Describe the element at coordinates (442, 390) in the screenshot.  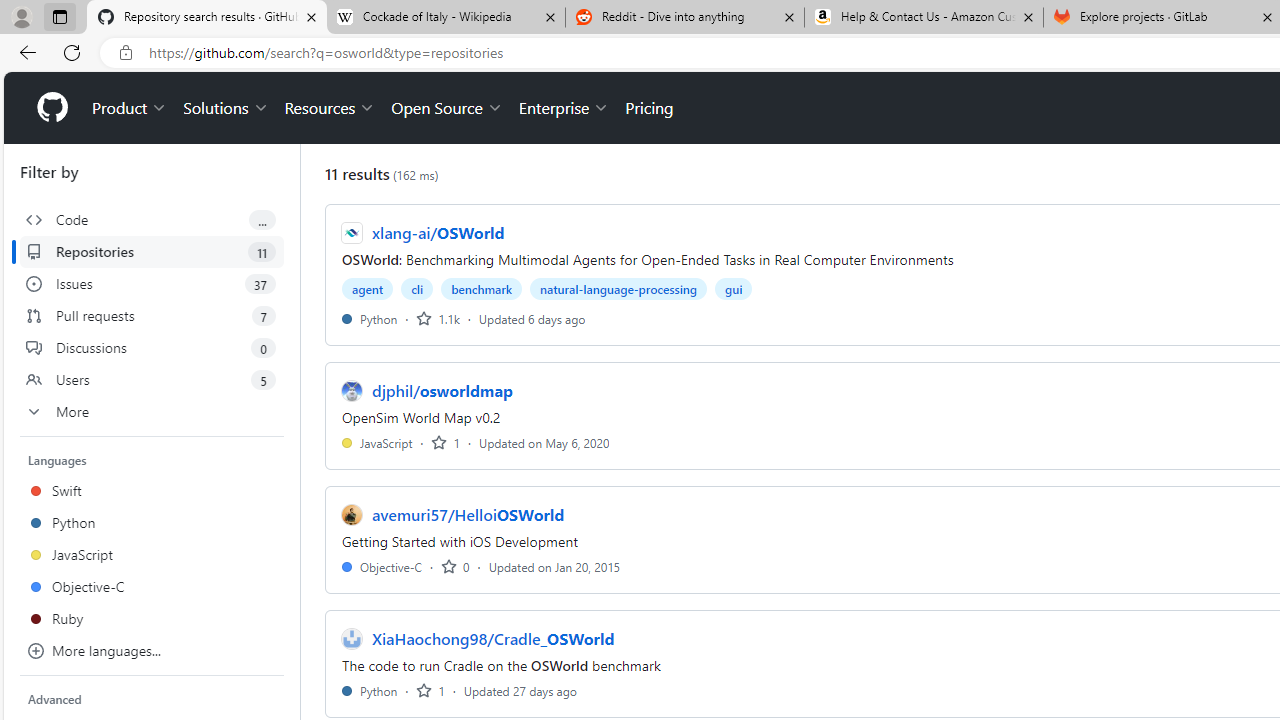
I see `'djphil/osworldmap'` at that location.